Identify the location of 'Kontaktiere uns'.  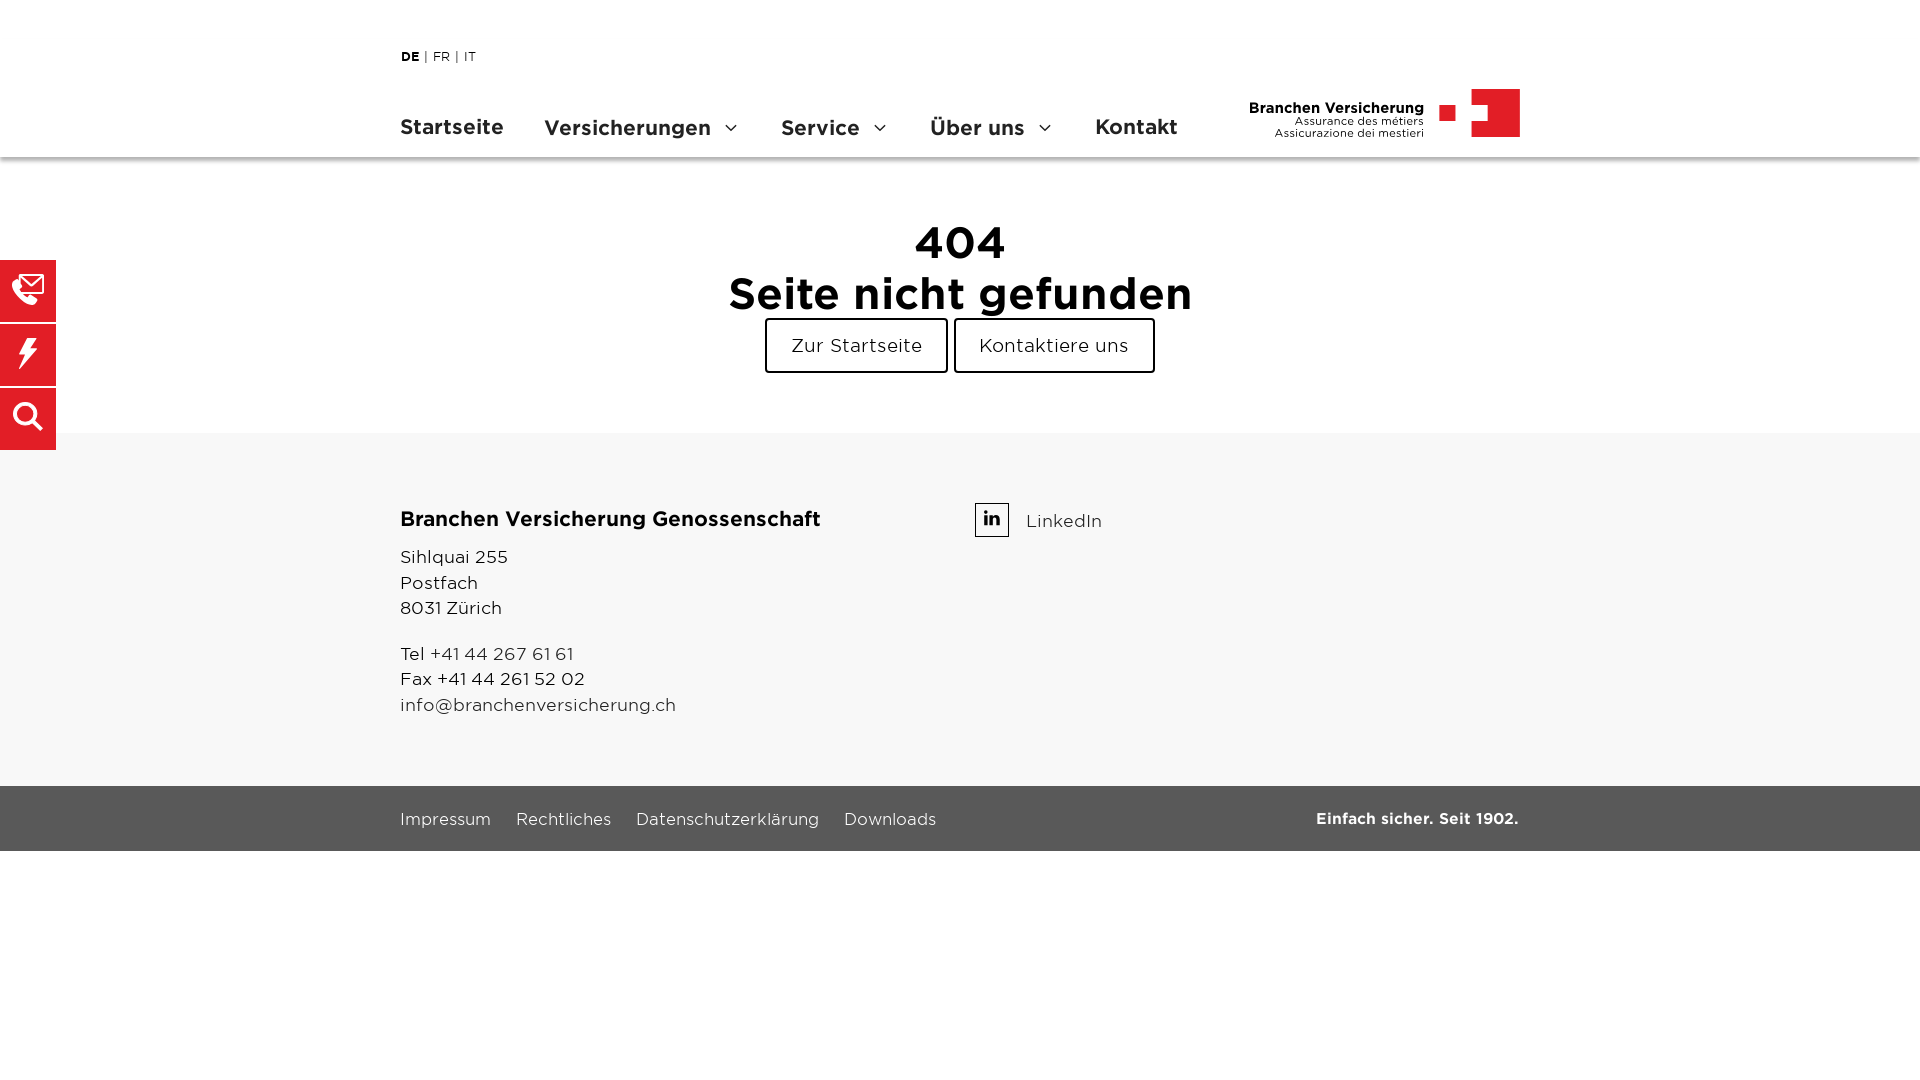
(1054, 344).